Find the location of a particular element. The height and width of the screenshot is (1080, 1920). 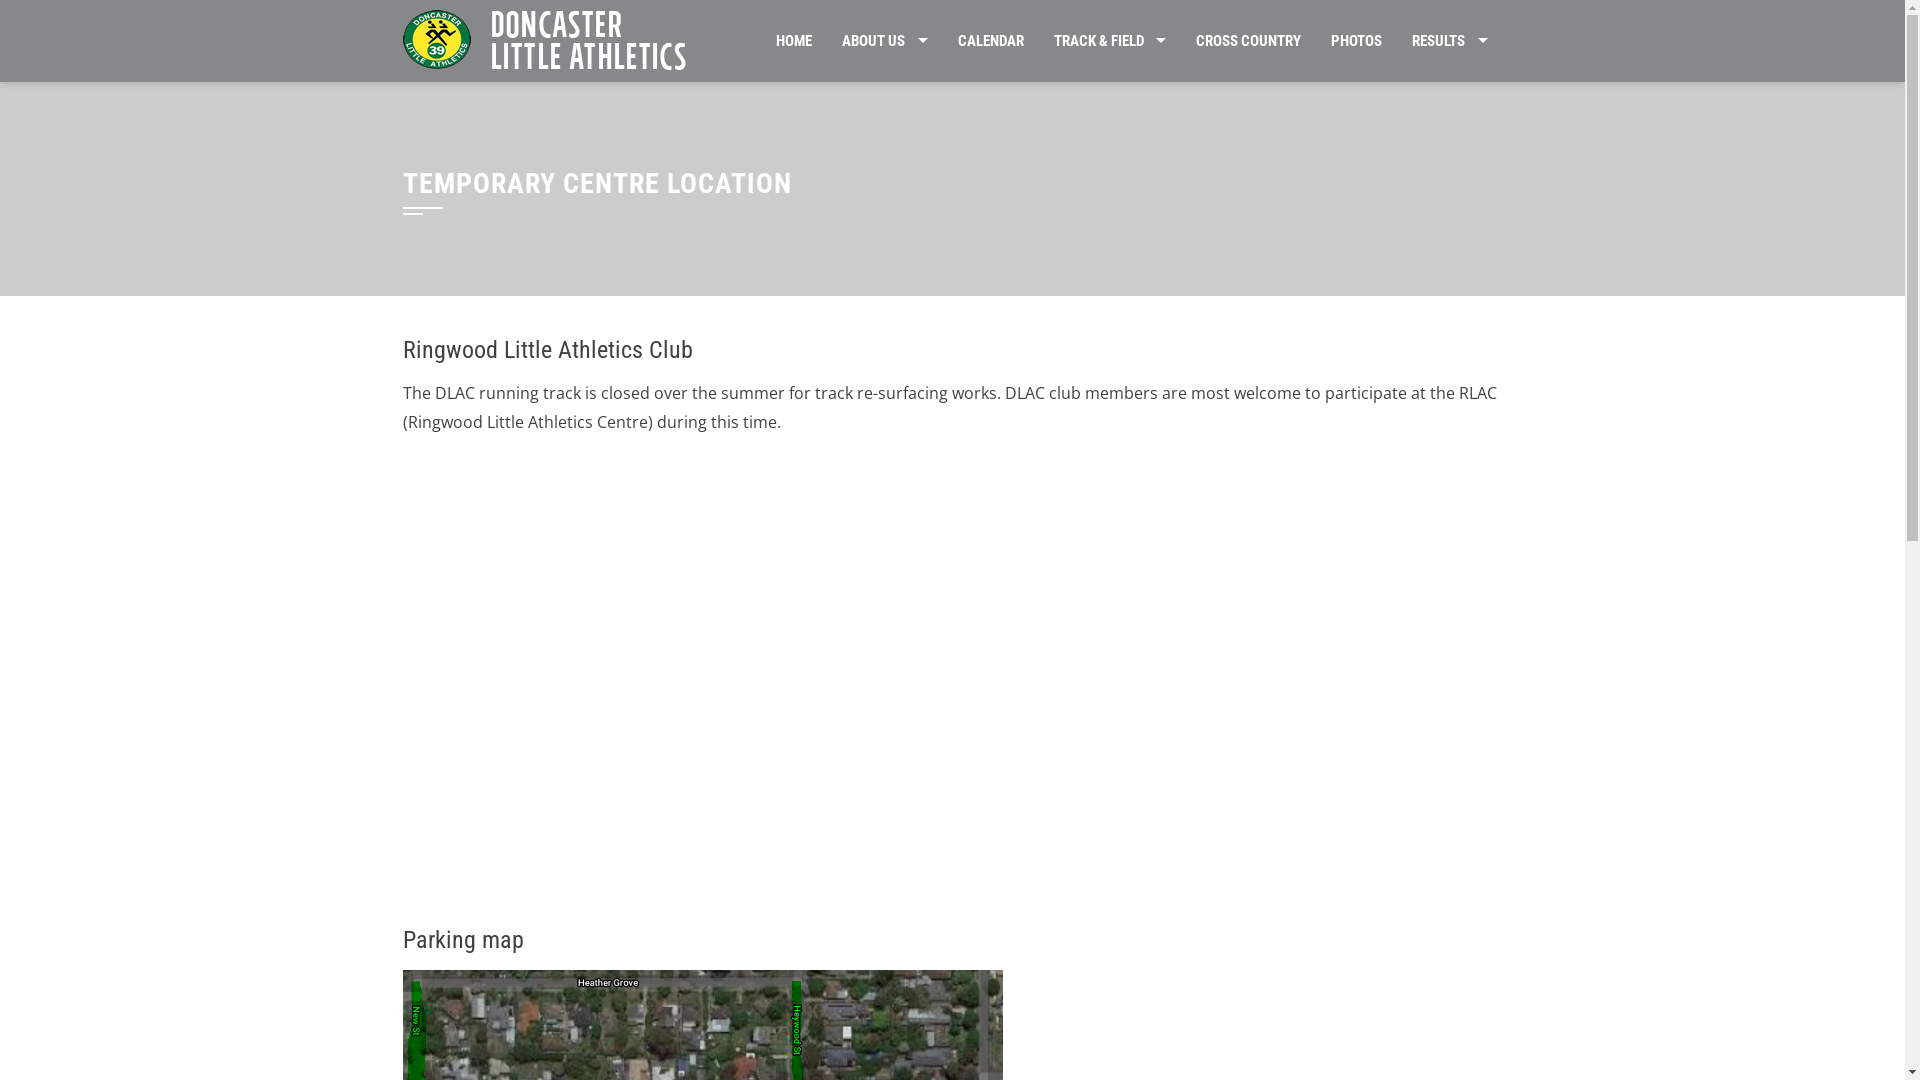

'TRACK & FIELD' is located at coordinates (1037, 41).